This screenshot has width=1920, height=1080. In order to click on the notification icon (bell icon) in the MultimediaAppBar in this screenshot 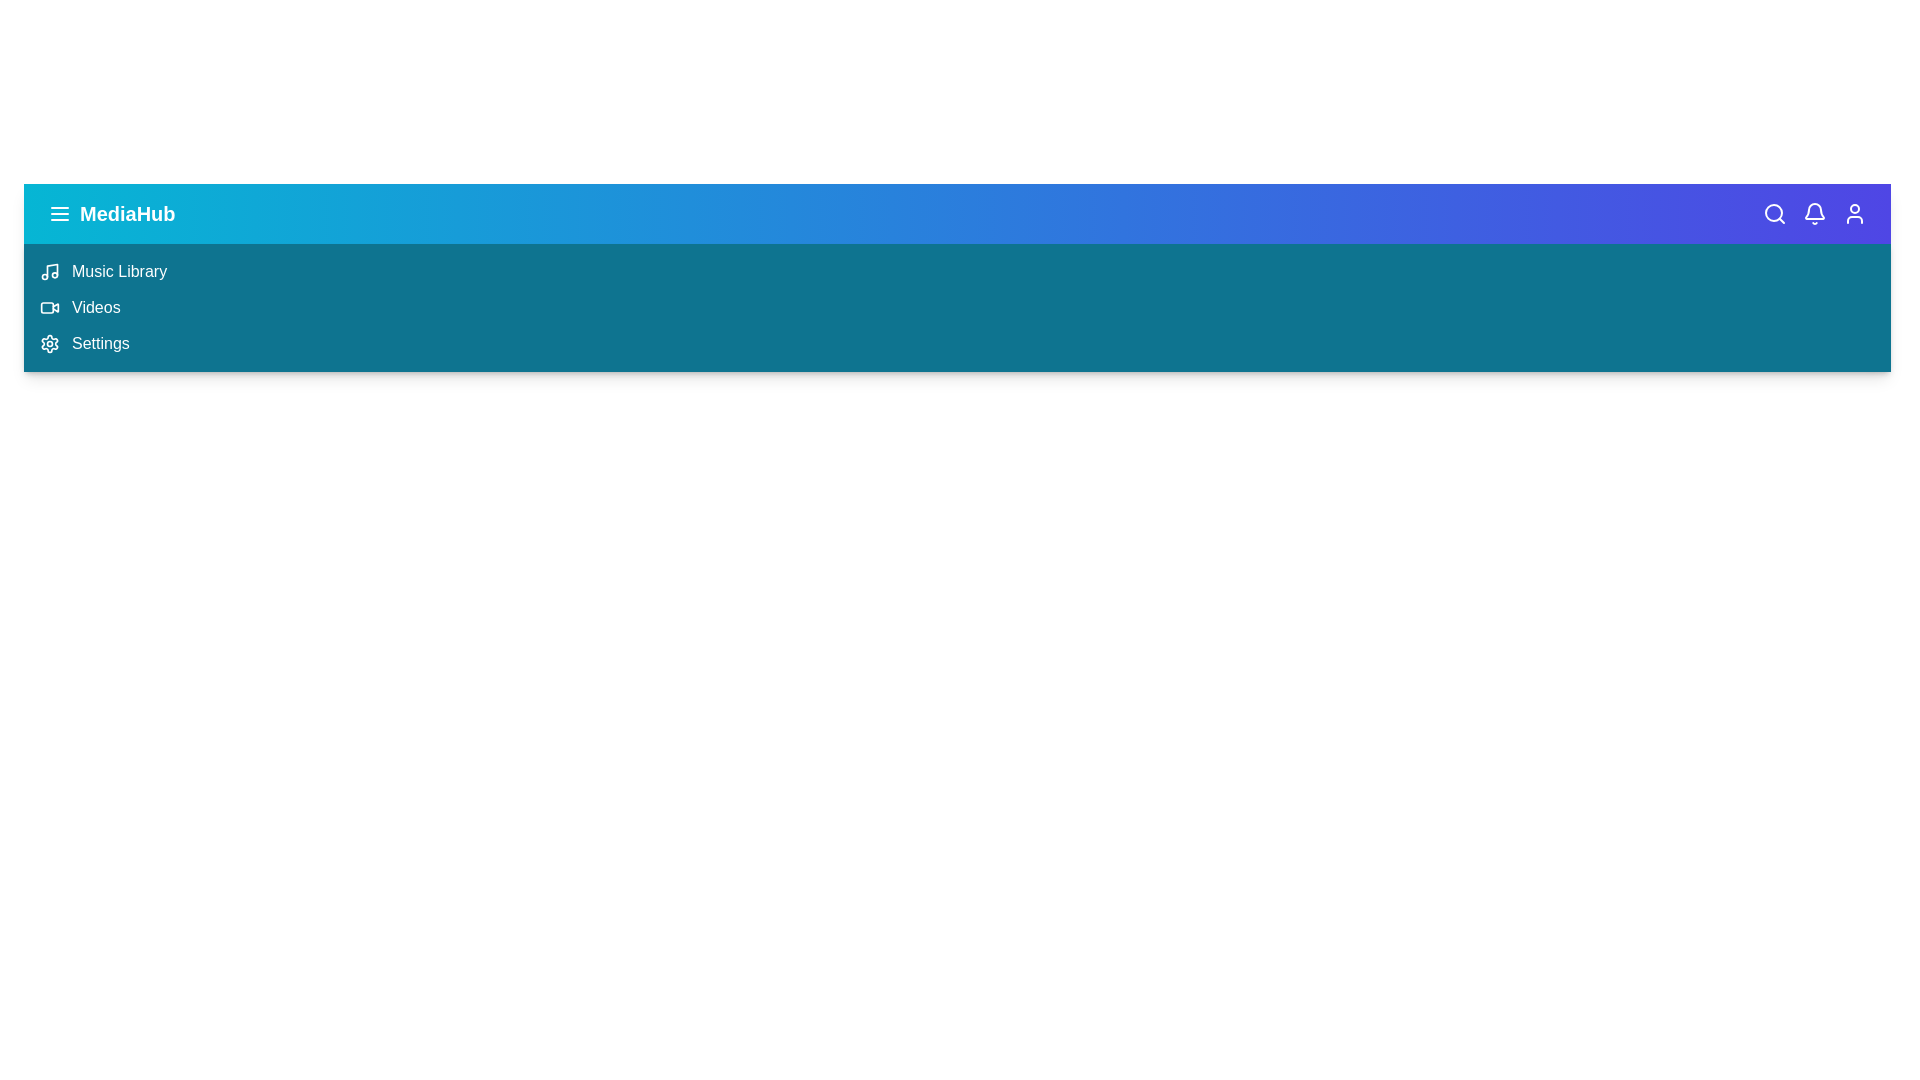, I will do `click(1814, 213)`.